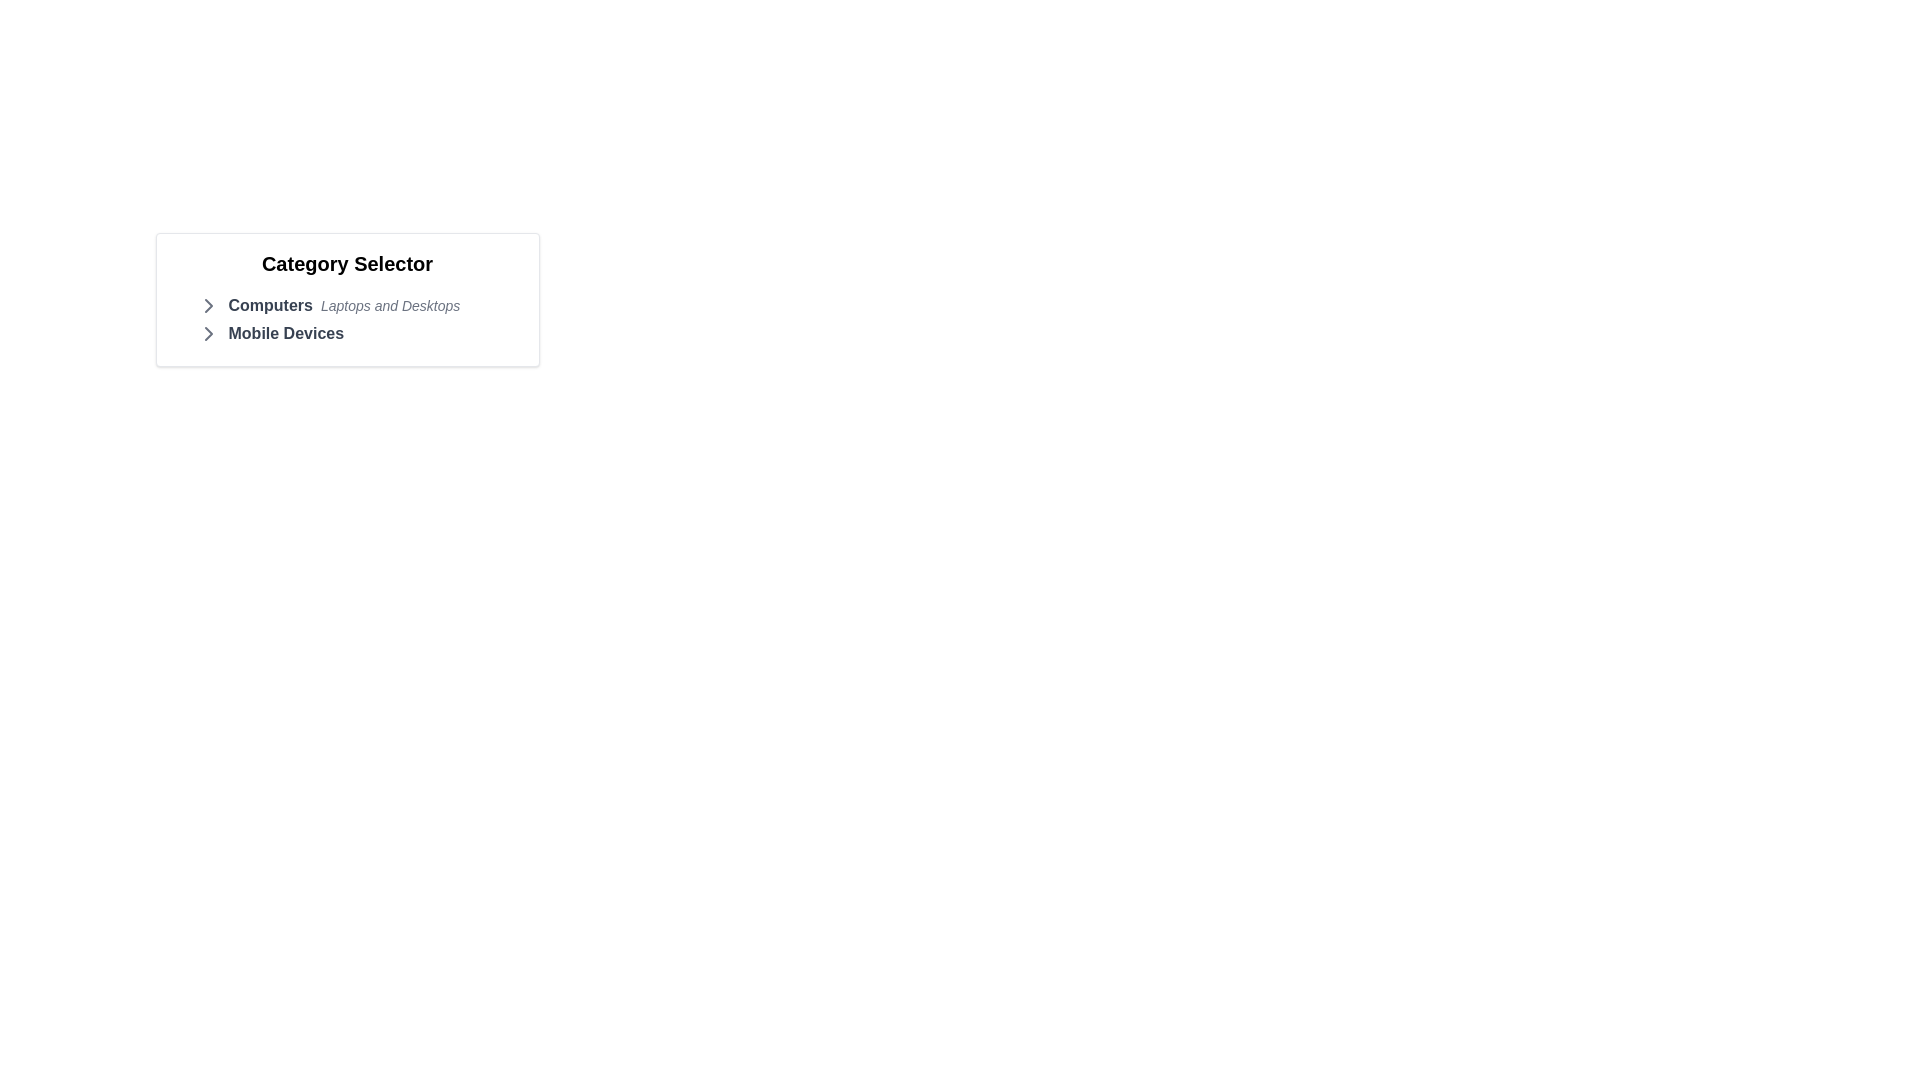  Describe the element at coordinates (269, 305) in the screenshot. I see `the bold text element 'Computers' located in the 'Category Selector' box, positioned at the top-left of the first category row` at that location.